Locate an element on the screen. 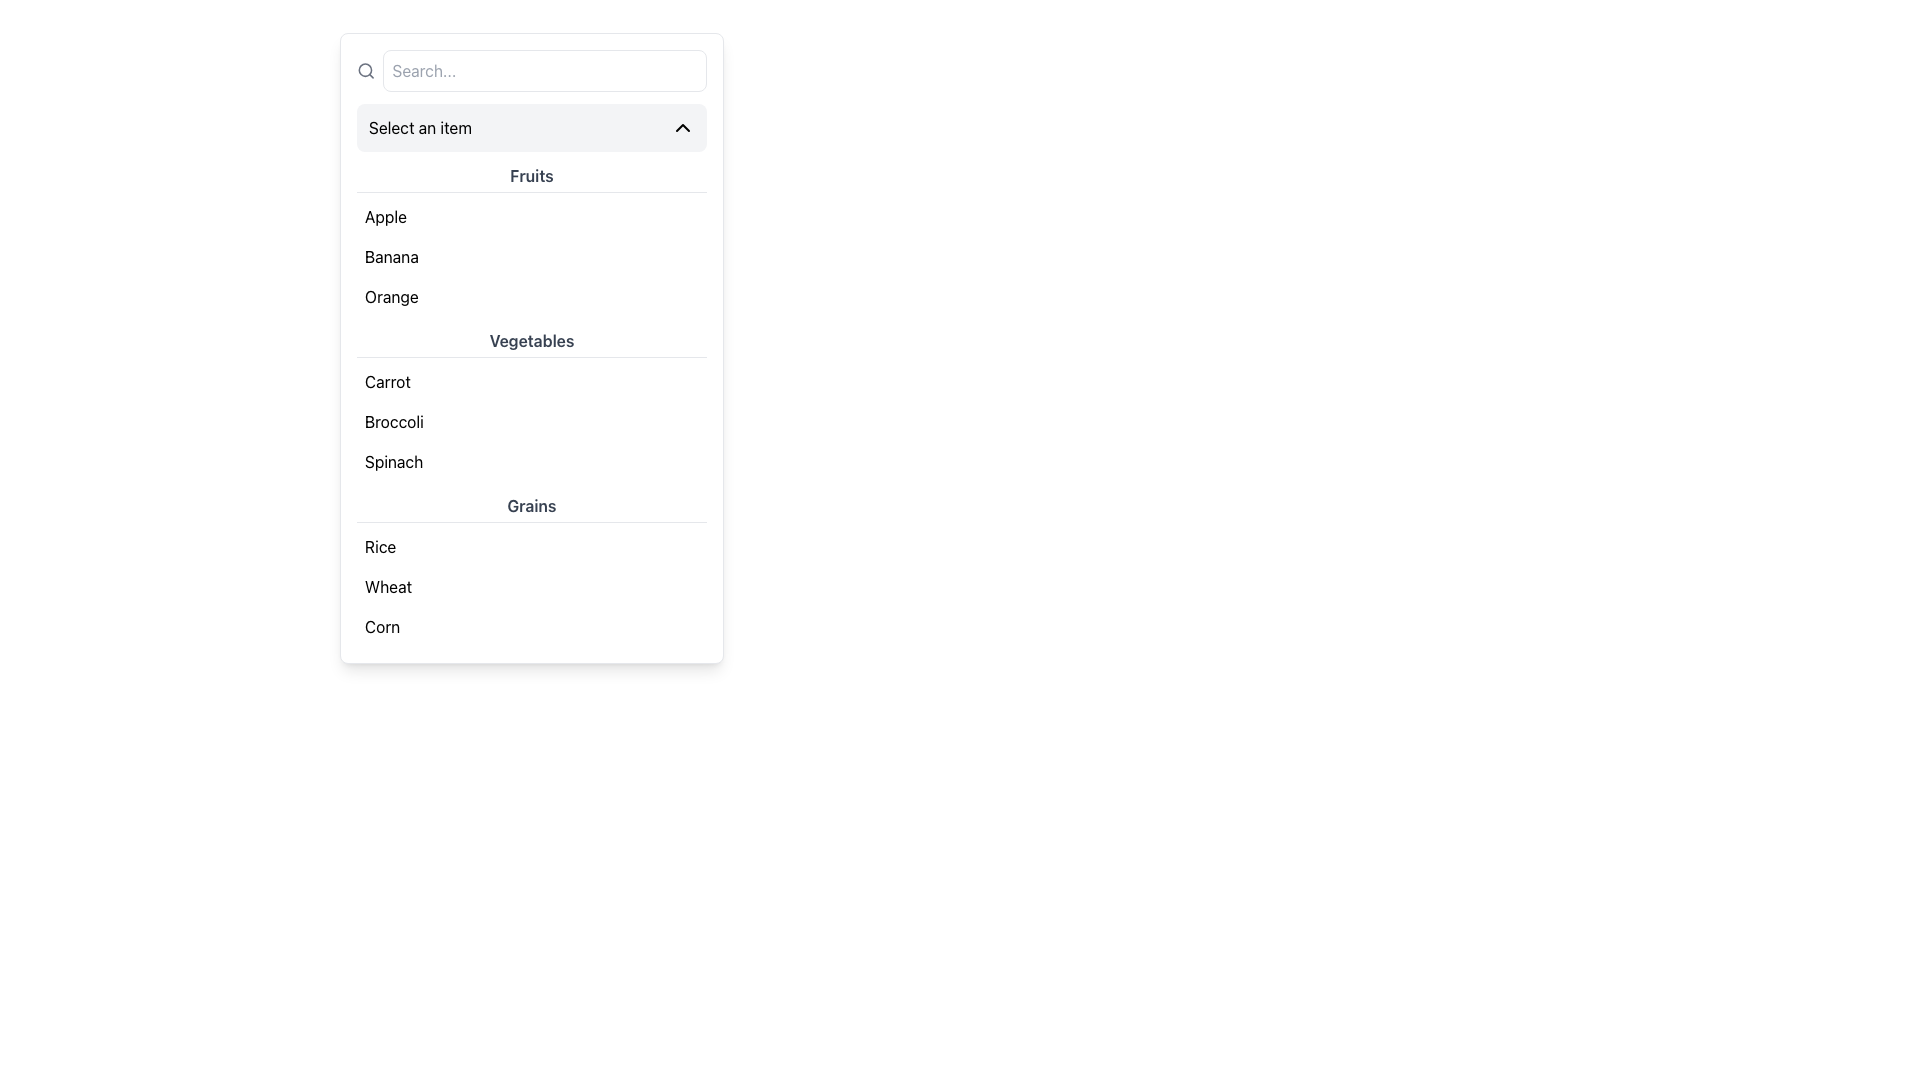 This screenshot has width=1920, height=1080. the text element 'Apple' located under the 'Fruits' section in the dropdown menu is located at coordinates (385, 216).